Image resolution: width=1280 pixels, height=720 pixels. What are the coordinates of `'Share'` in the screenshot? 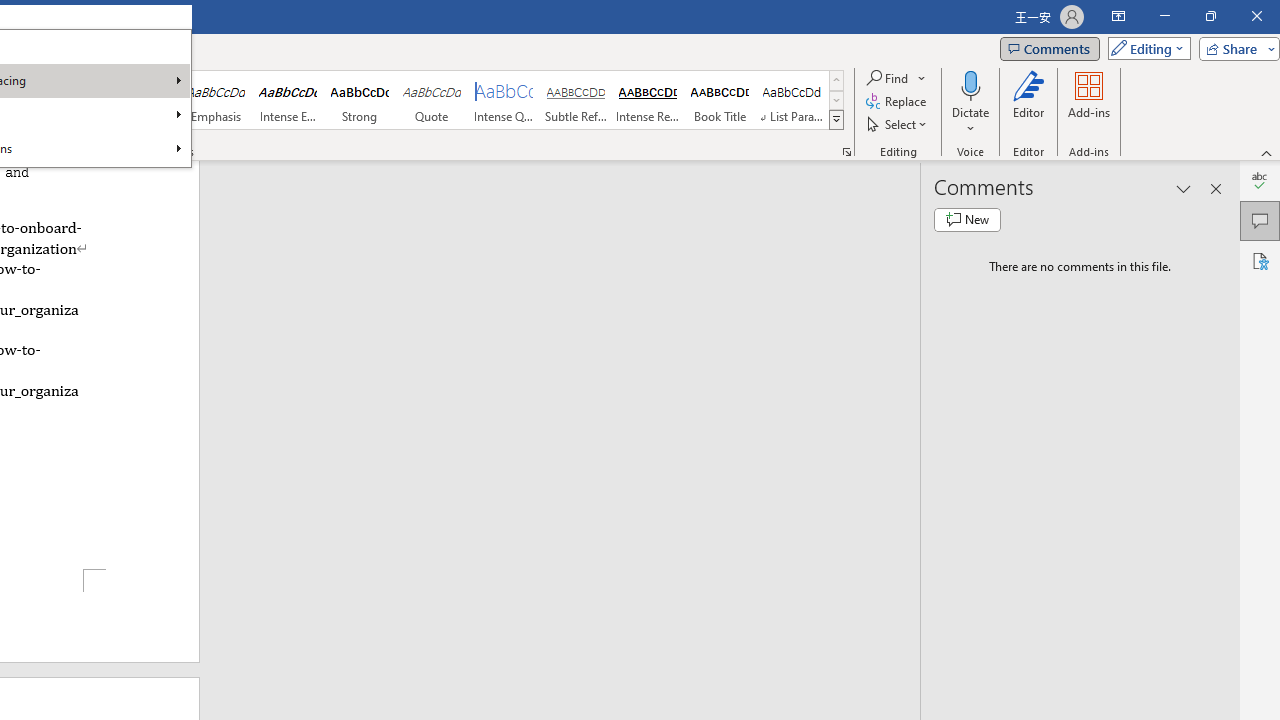 It's located at (1234, 47).